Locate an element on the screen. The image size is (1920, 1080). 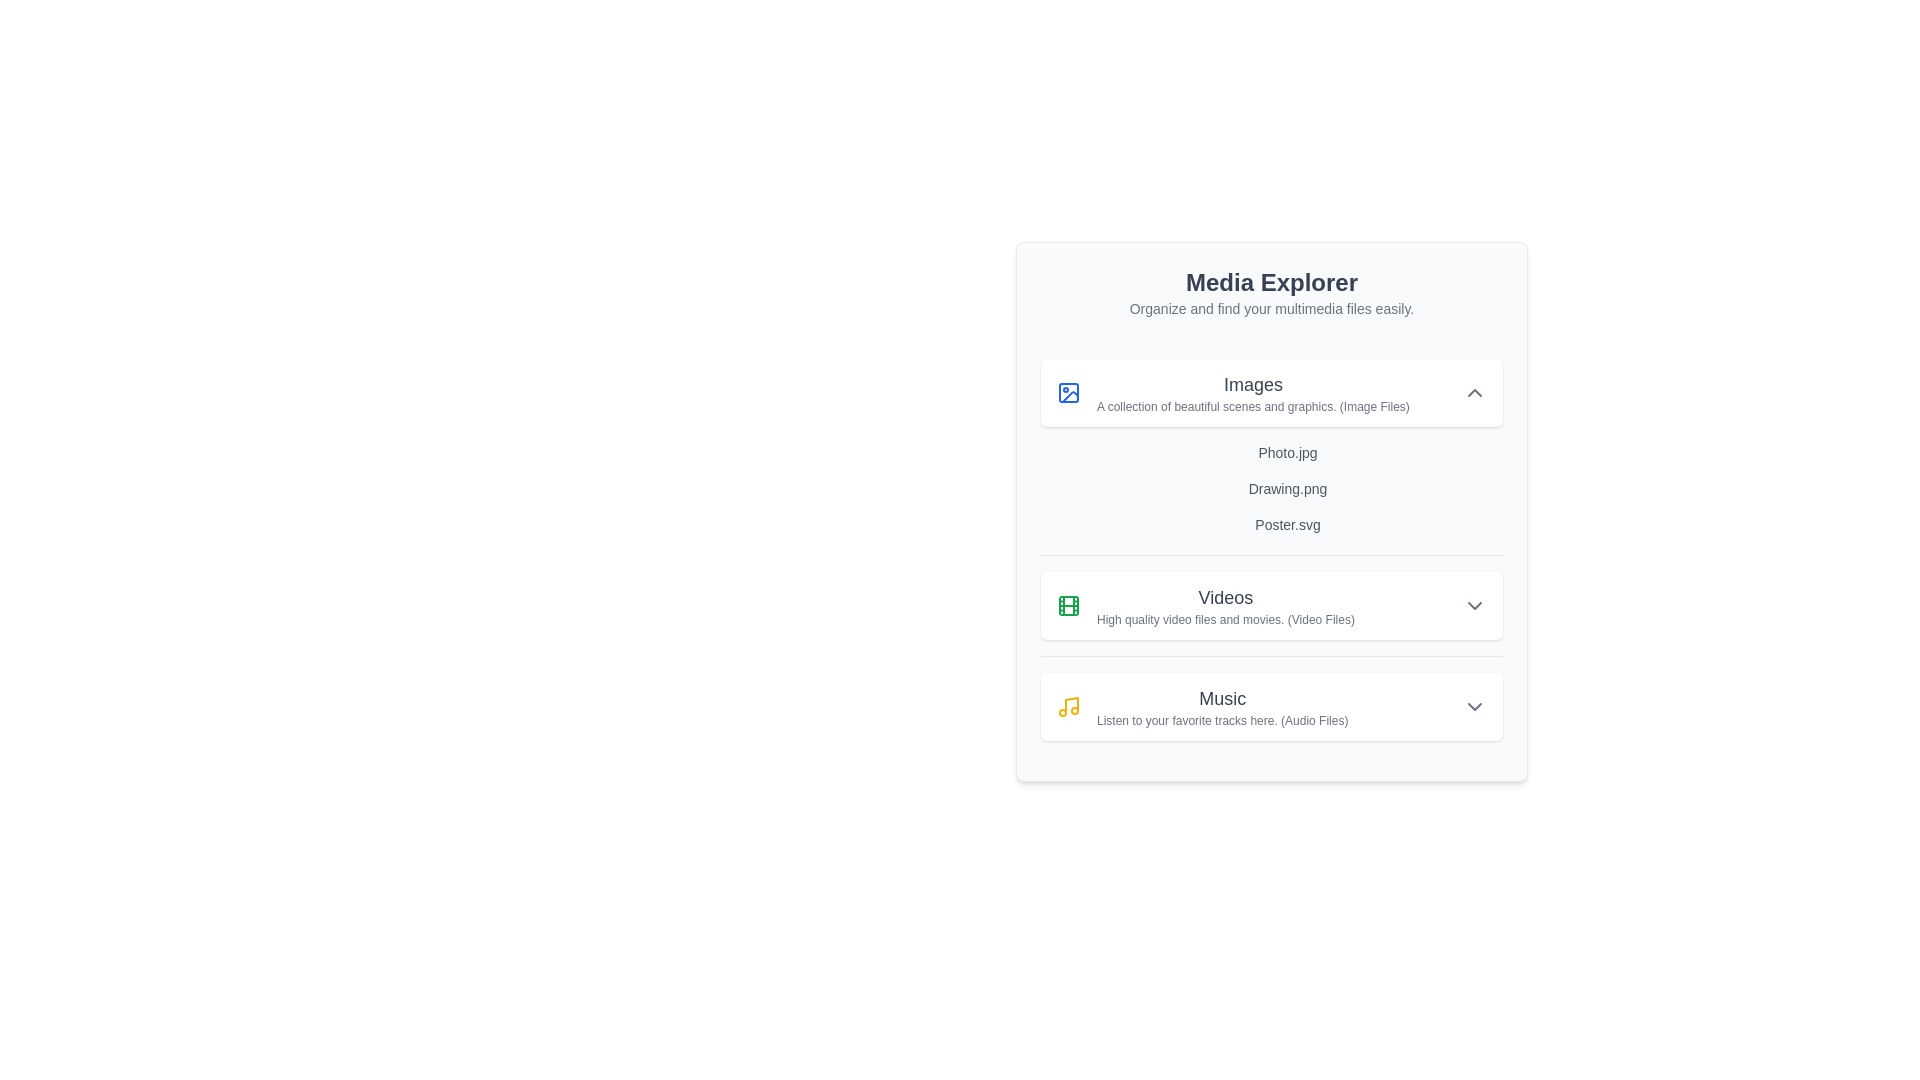
the music category icon located on the far left within the Music section of the Media Explorer interface for visual context is located at coordinates (1068, 705).